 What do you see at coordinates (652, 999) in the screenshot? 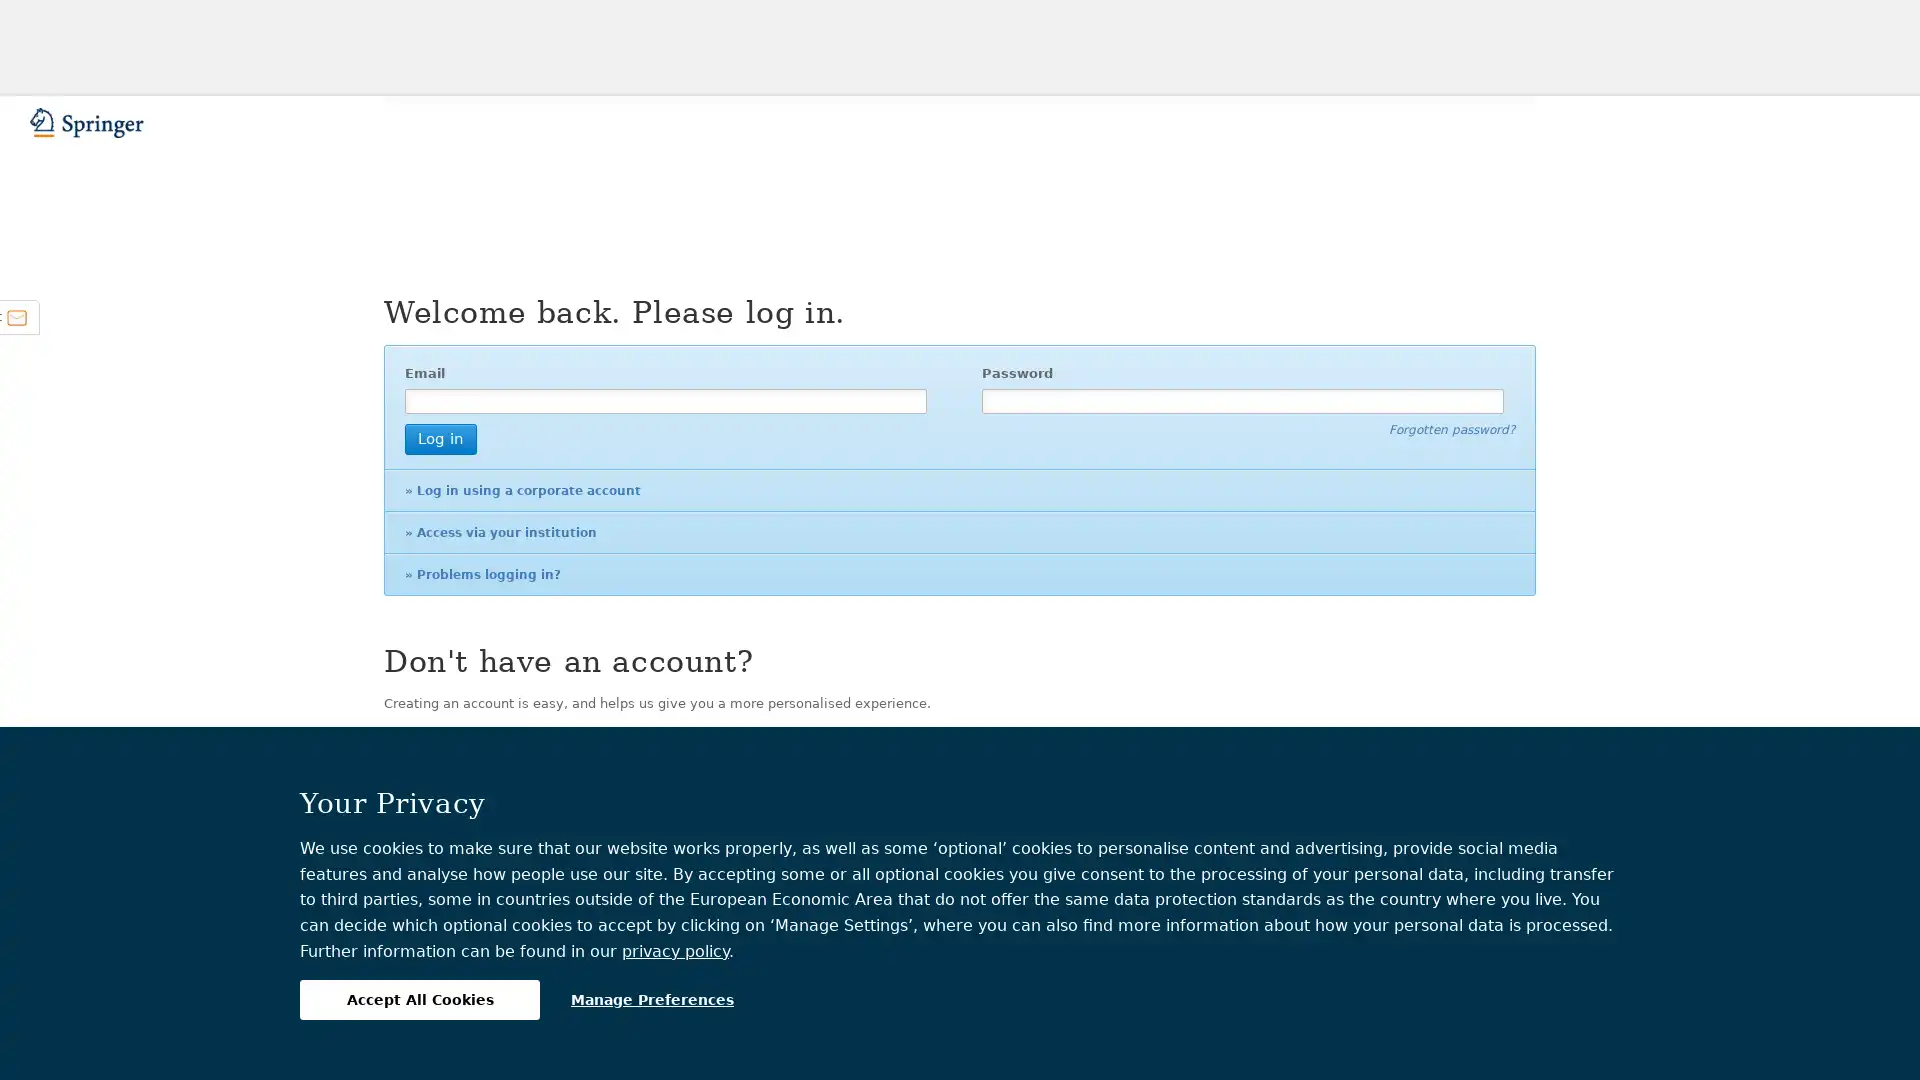
I see `Manage Preferences` at bounding box center [652, 999].